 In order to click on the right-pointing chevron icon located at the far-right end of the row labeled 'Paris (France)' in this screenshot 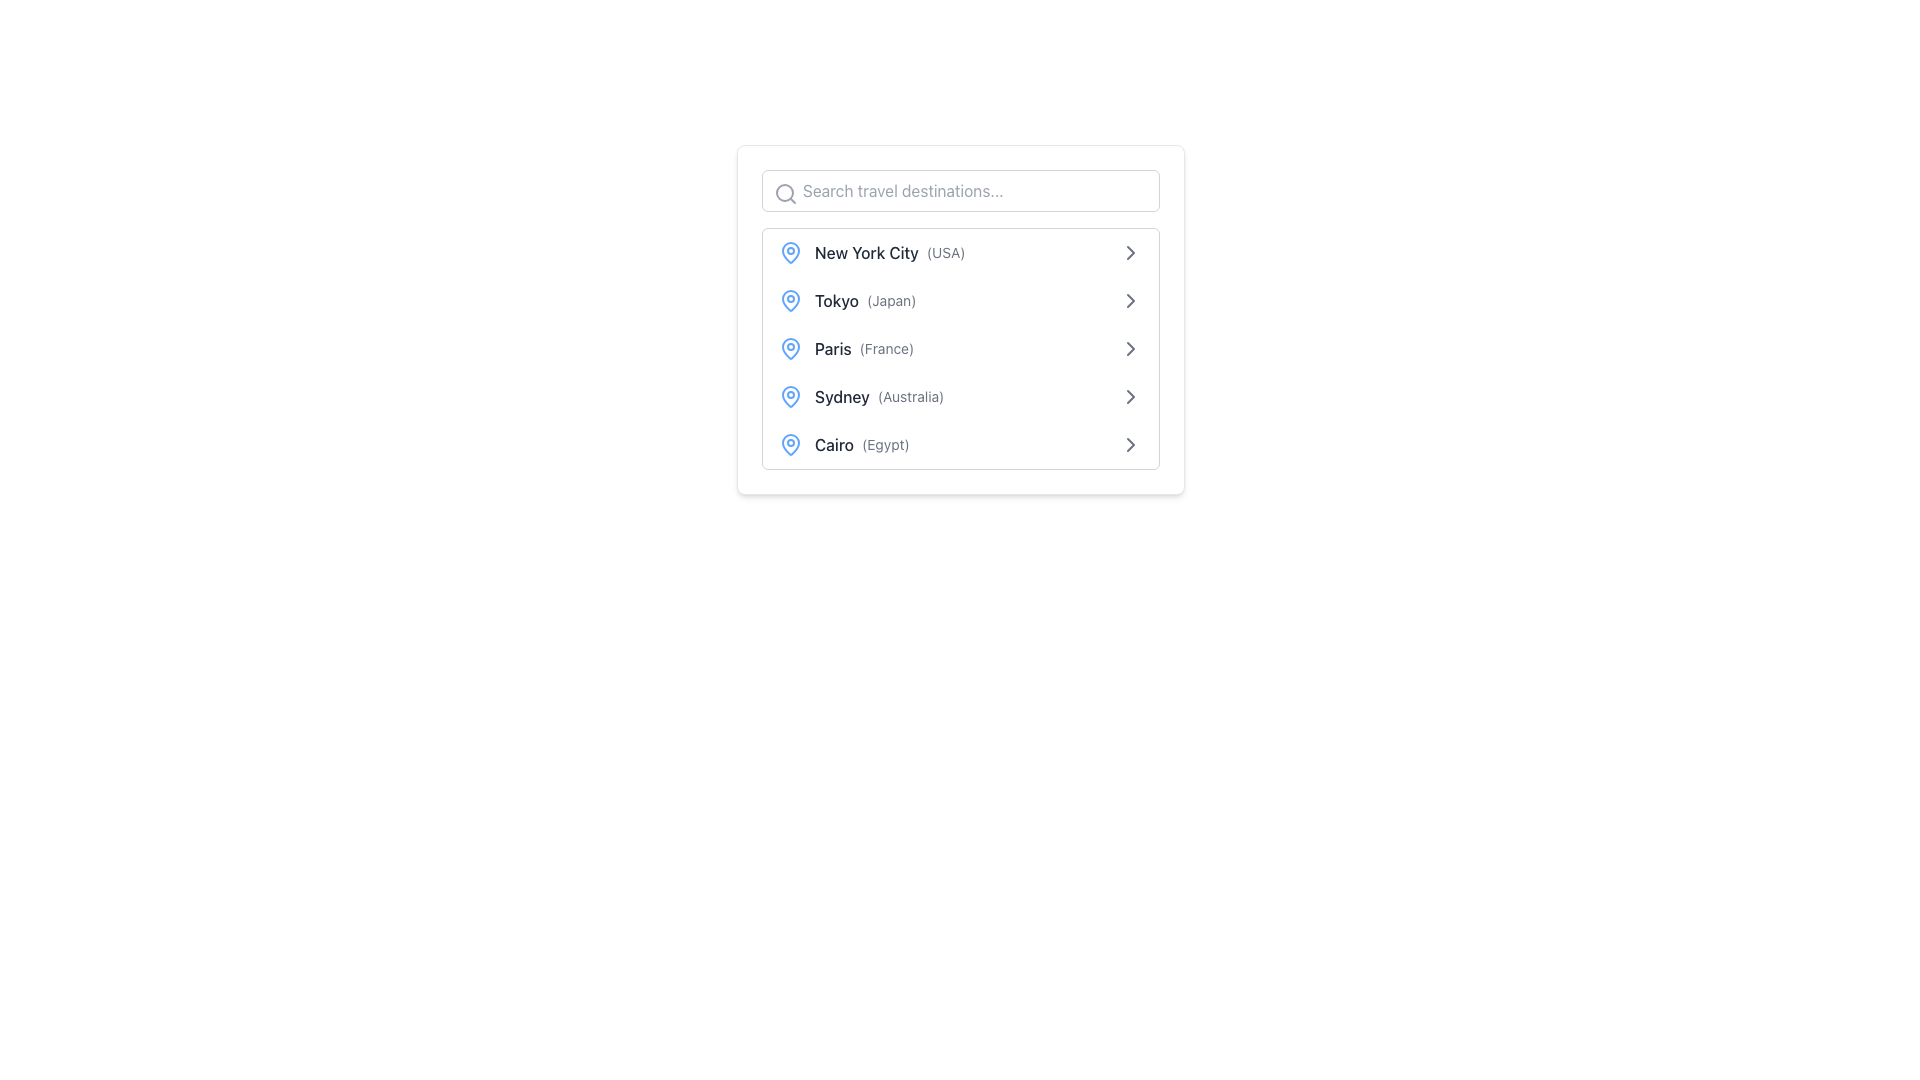, I will do `click(1131, 347)`.